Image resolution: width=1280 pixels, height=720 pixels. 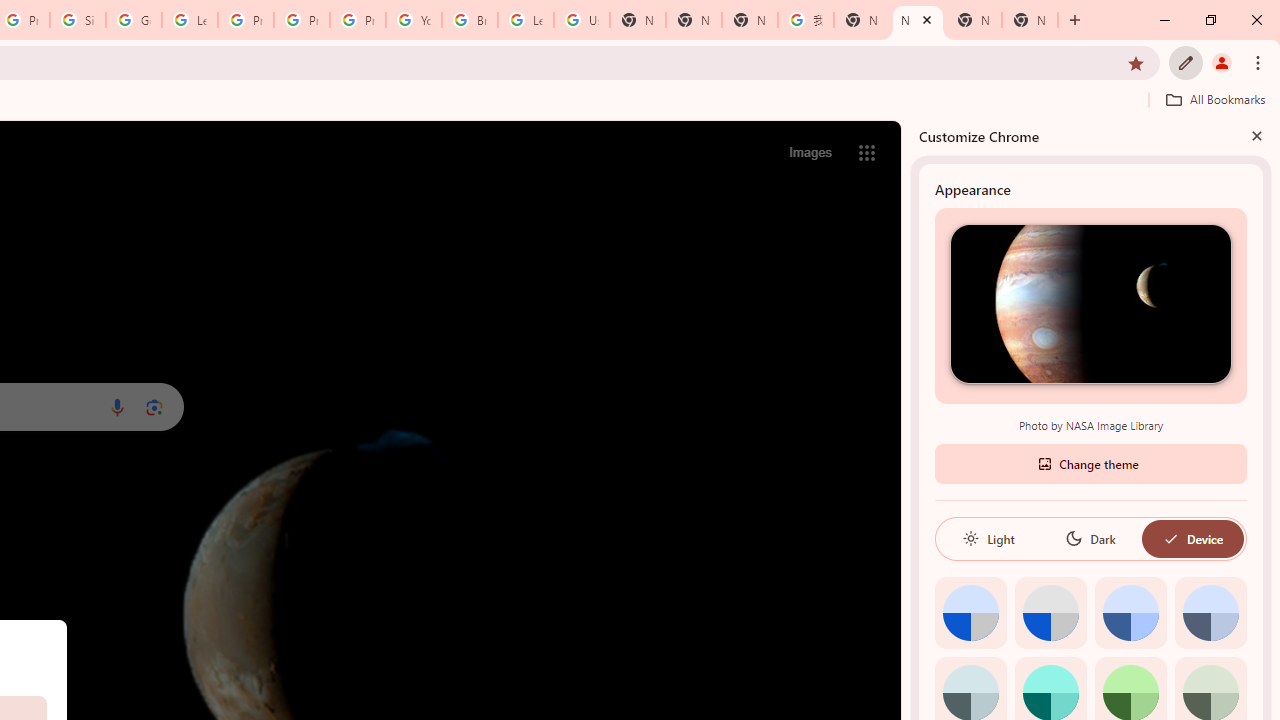 I want to click on 'Browse Chrome as a guest - Computer - Google Chrome Help', so click(x=468, y=20).